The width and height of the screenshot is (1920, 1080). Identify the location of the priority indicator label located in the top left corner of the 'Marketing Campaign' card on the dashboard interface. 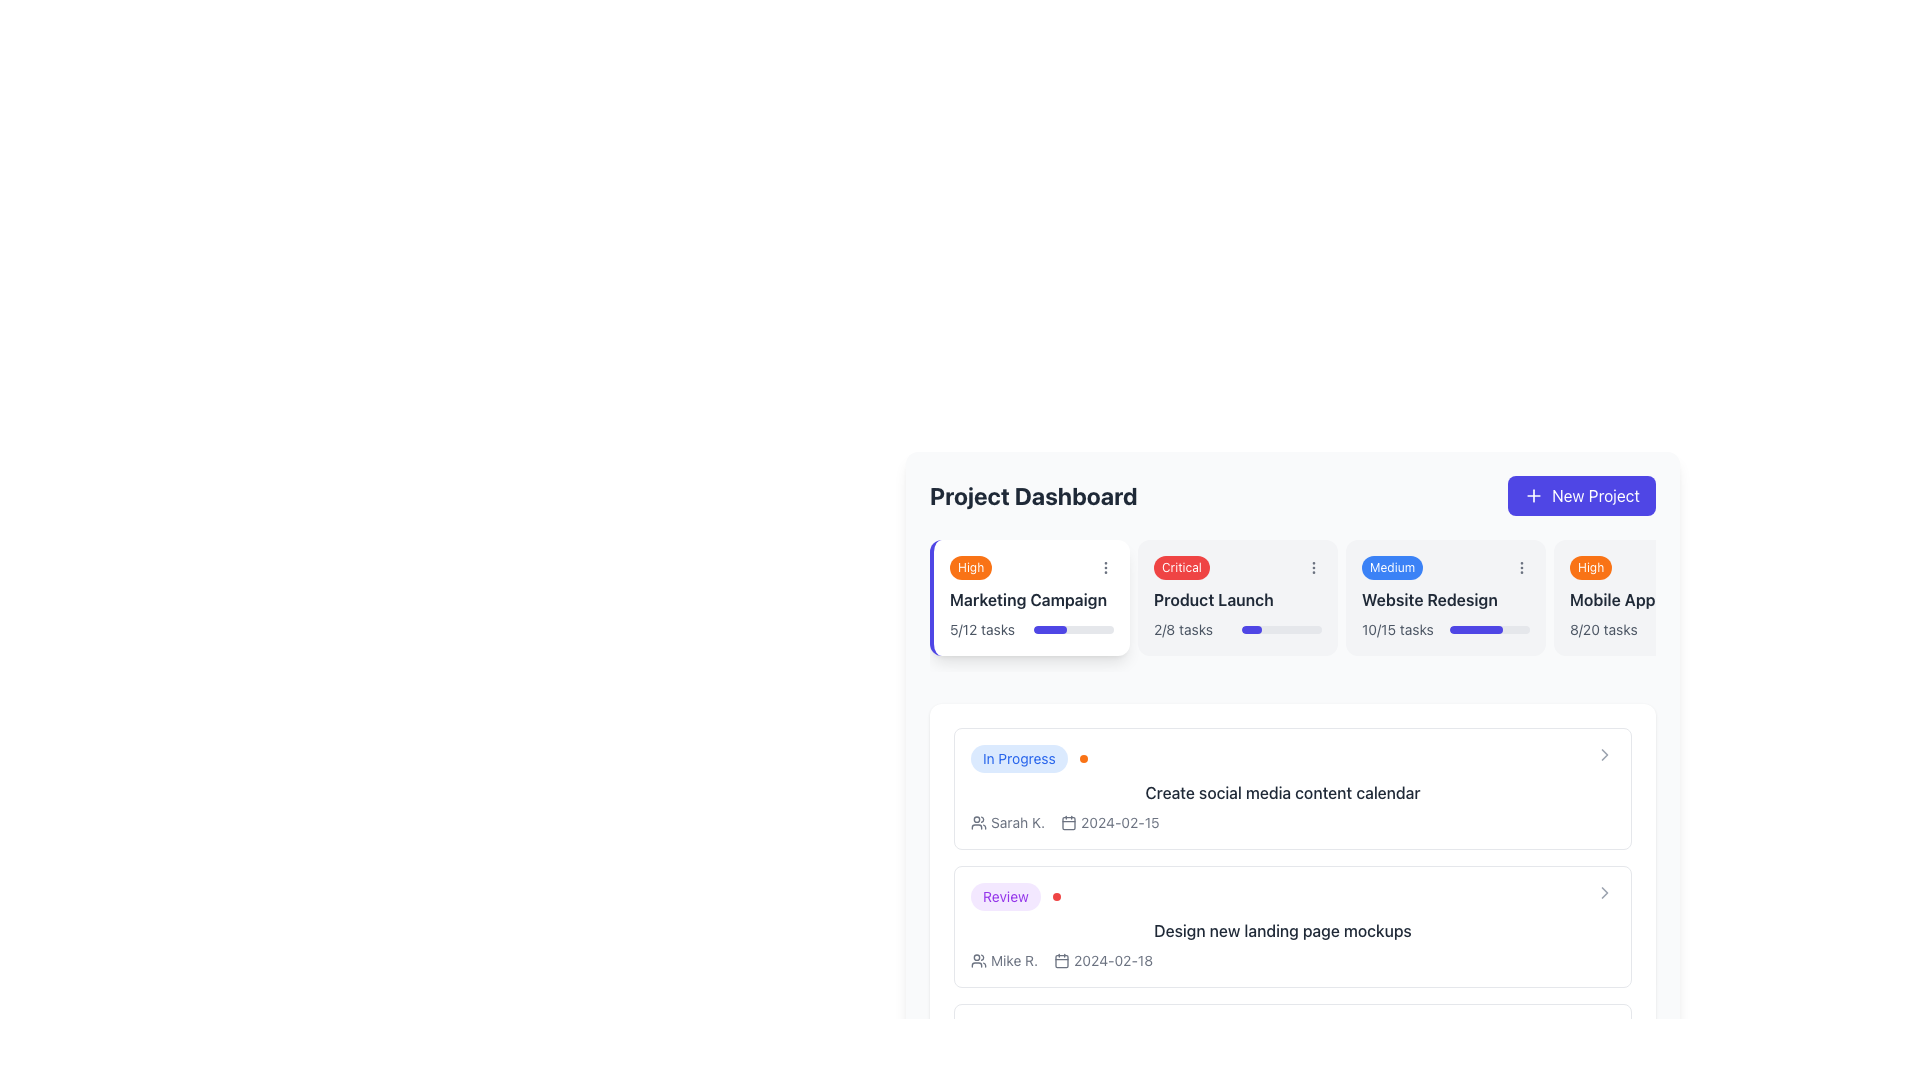
(971, 567).